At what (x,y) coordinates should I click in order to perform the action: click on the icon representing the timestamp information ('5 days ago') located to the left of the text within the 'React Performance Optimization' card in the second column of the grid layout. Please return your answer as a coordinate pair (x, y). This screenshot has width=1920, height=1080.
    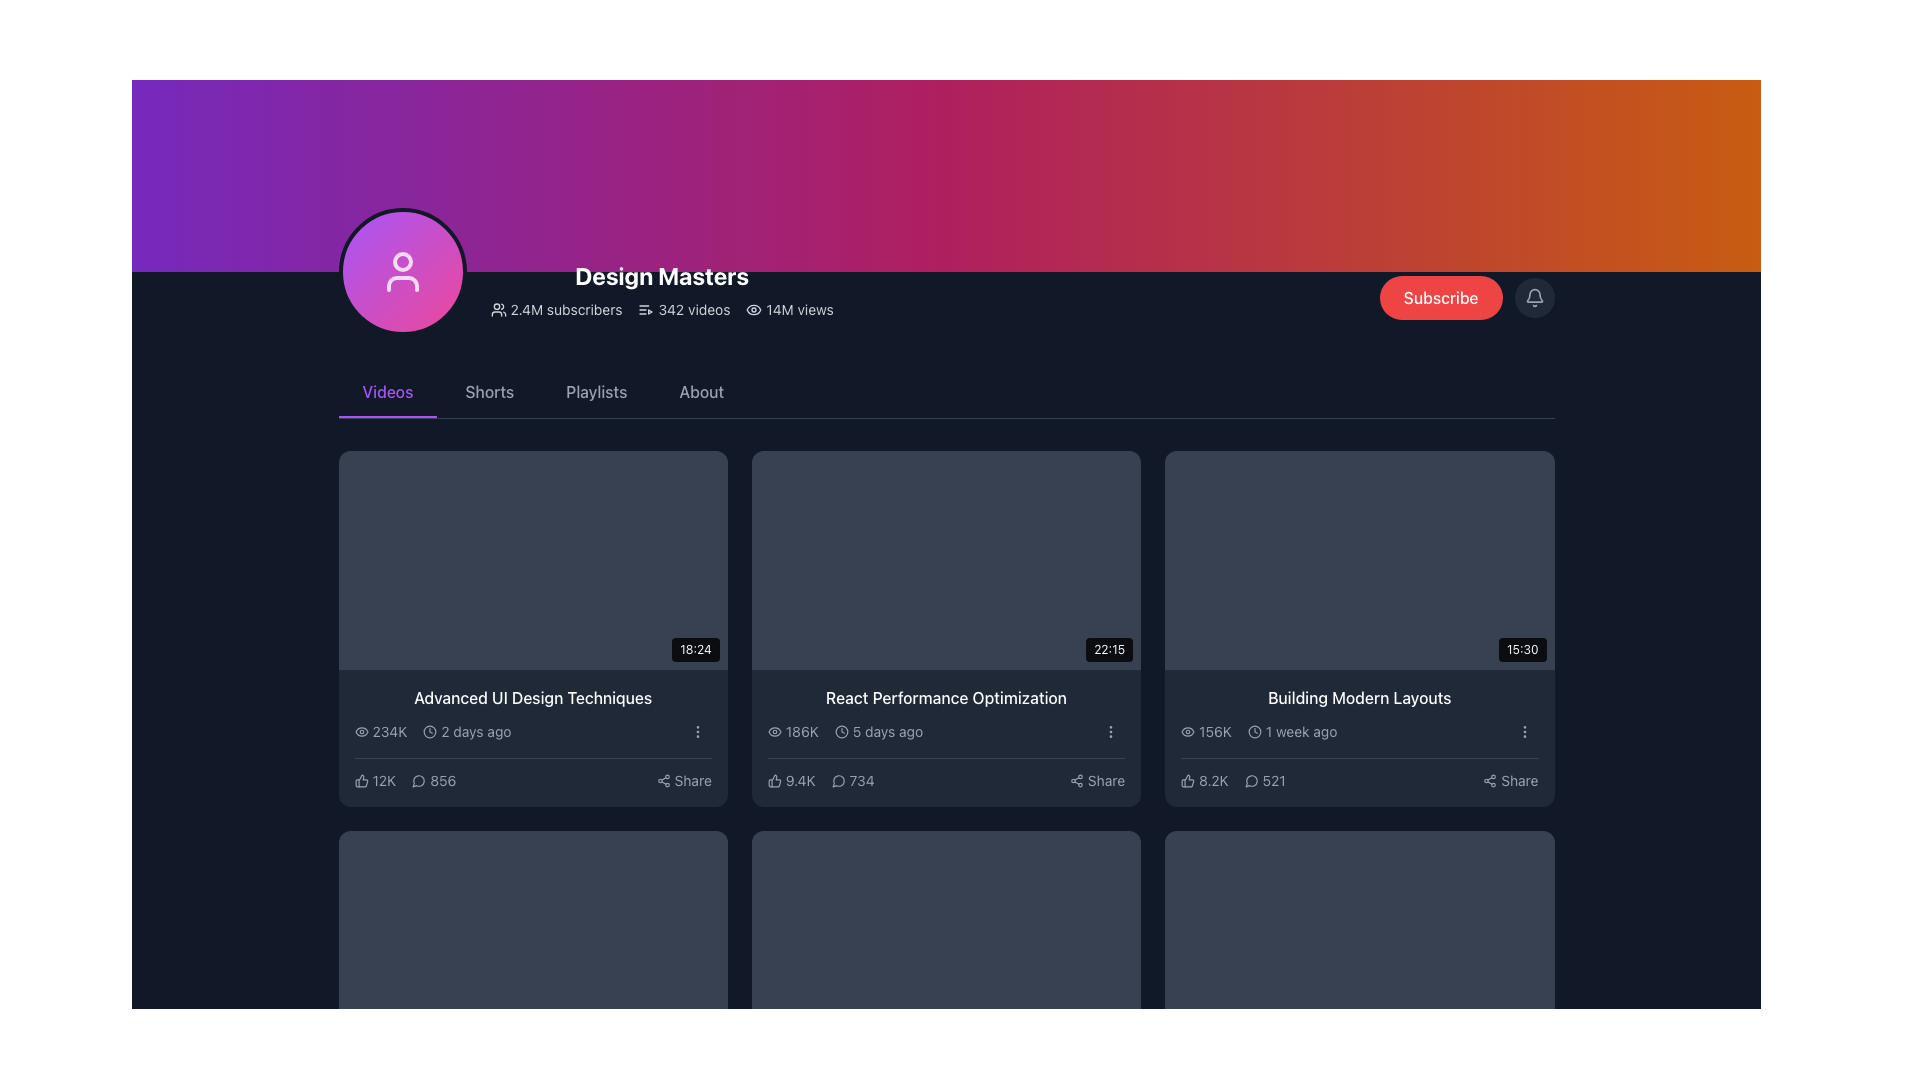
    Looking at the image, I should click on (841, 732).